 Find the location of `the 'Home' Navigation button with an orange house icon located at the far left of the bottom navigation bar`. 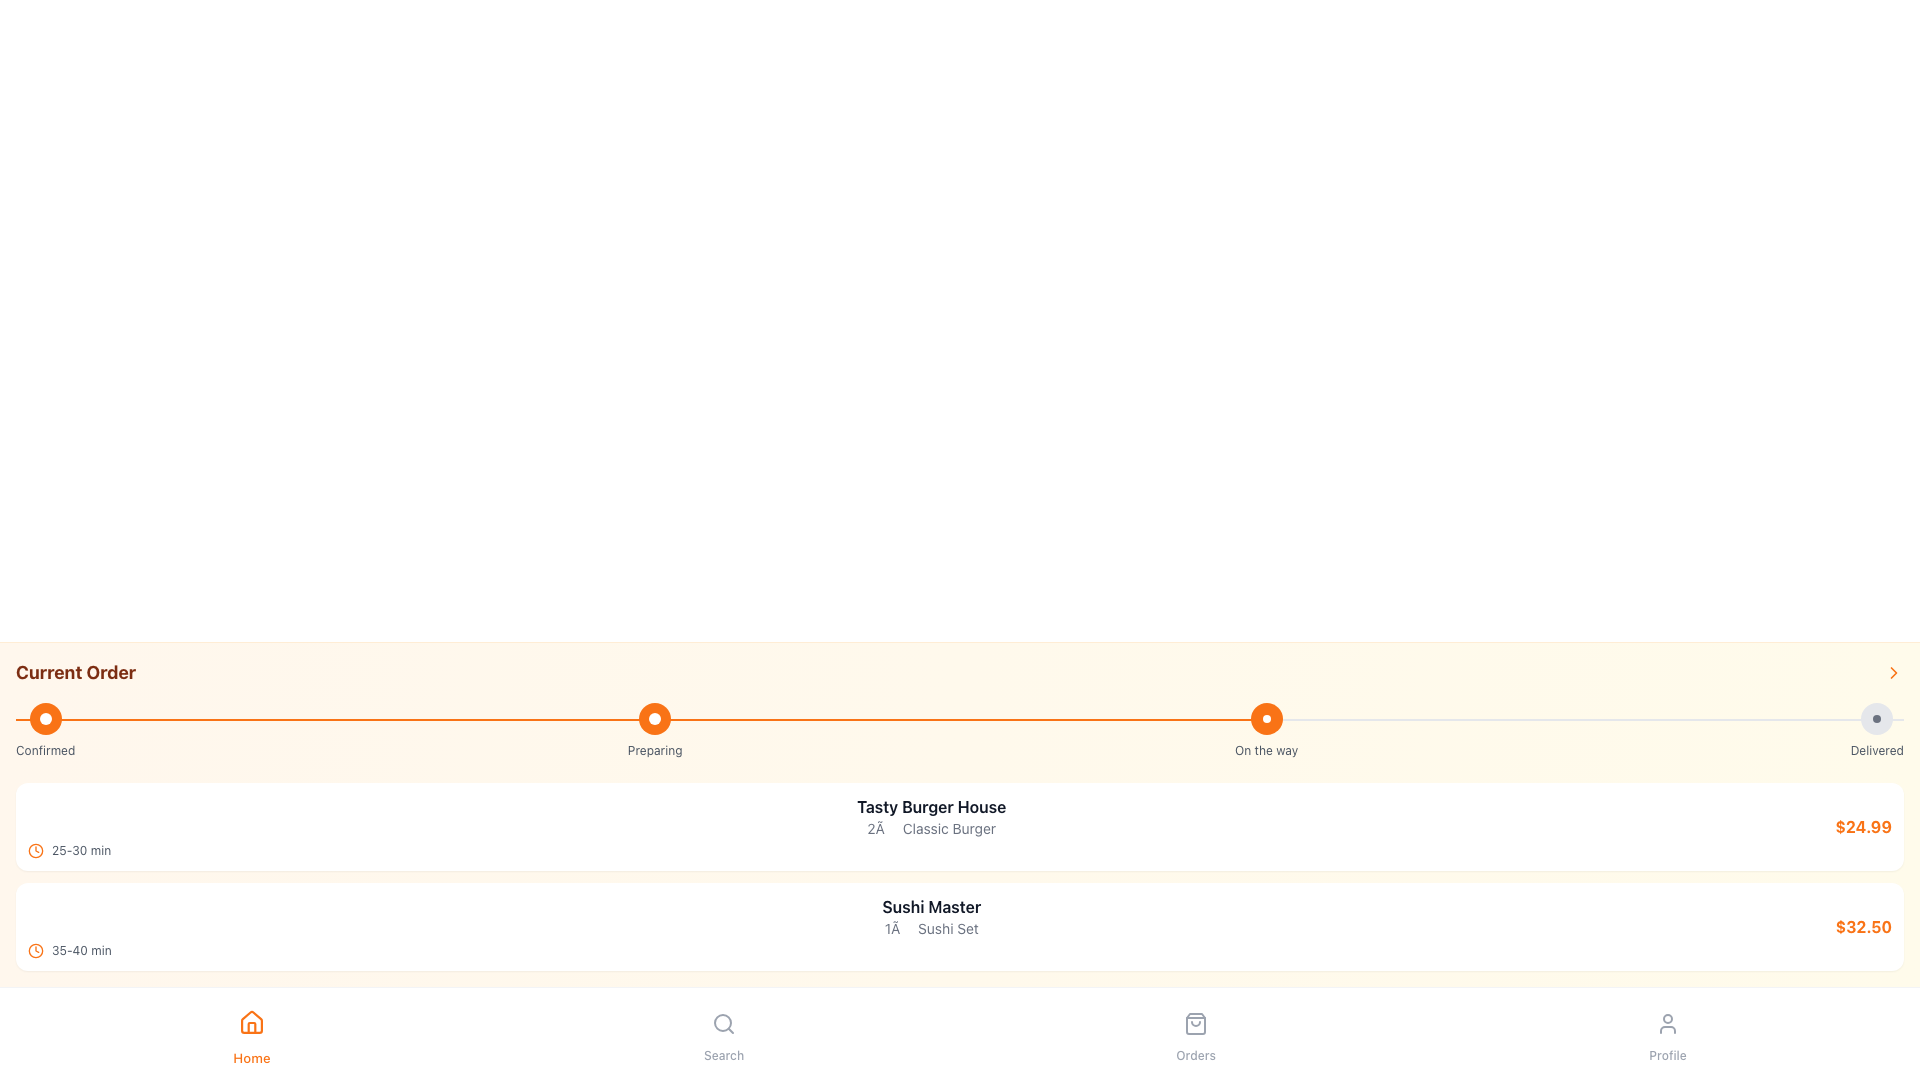

the 'Home' Navigation button with an orange house icon located at the far left of the bottom navigation bar is located at coordinates (250, 1033).